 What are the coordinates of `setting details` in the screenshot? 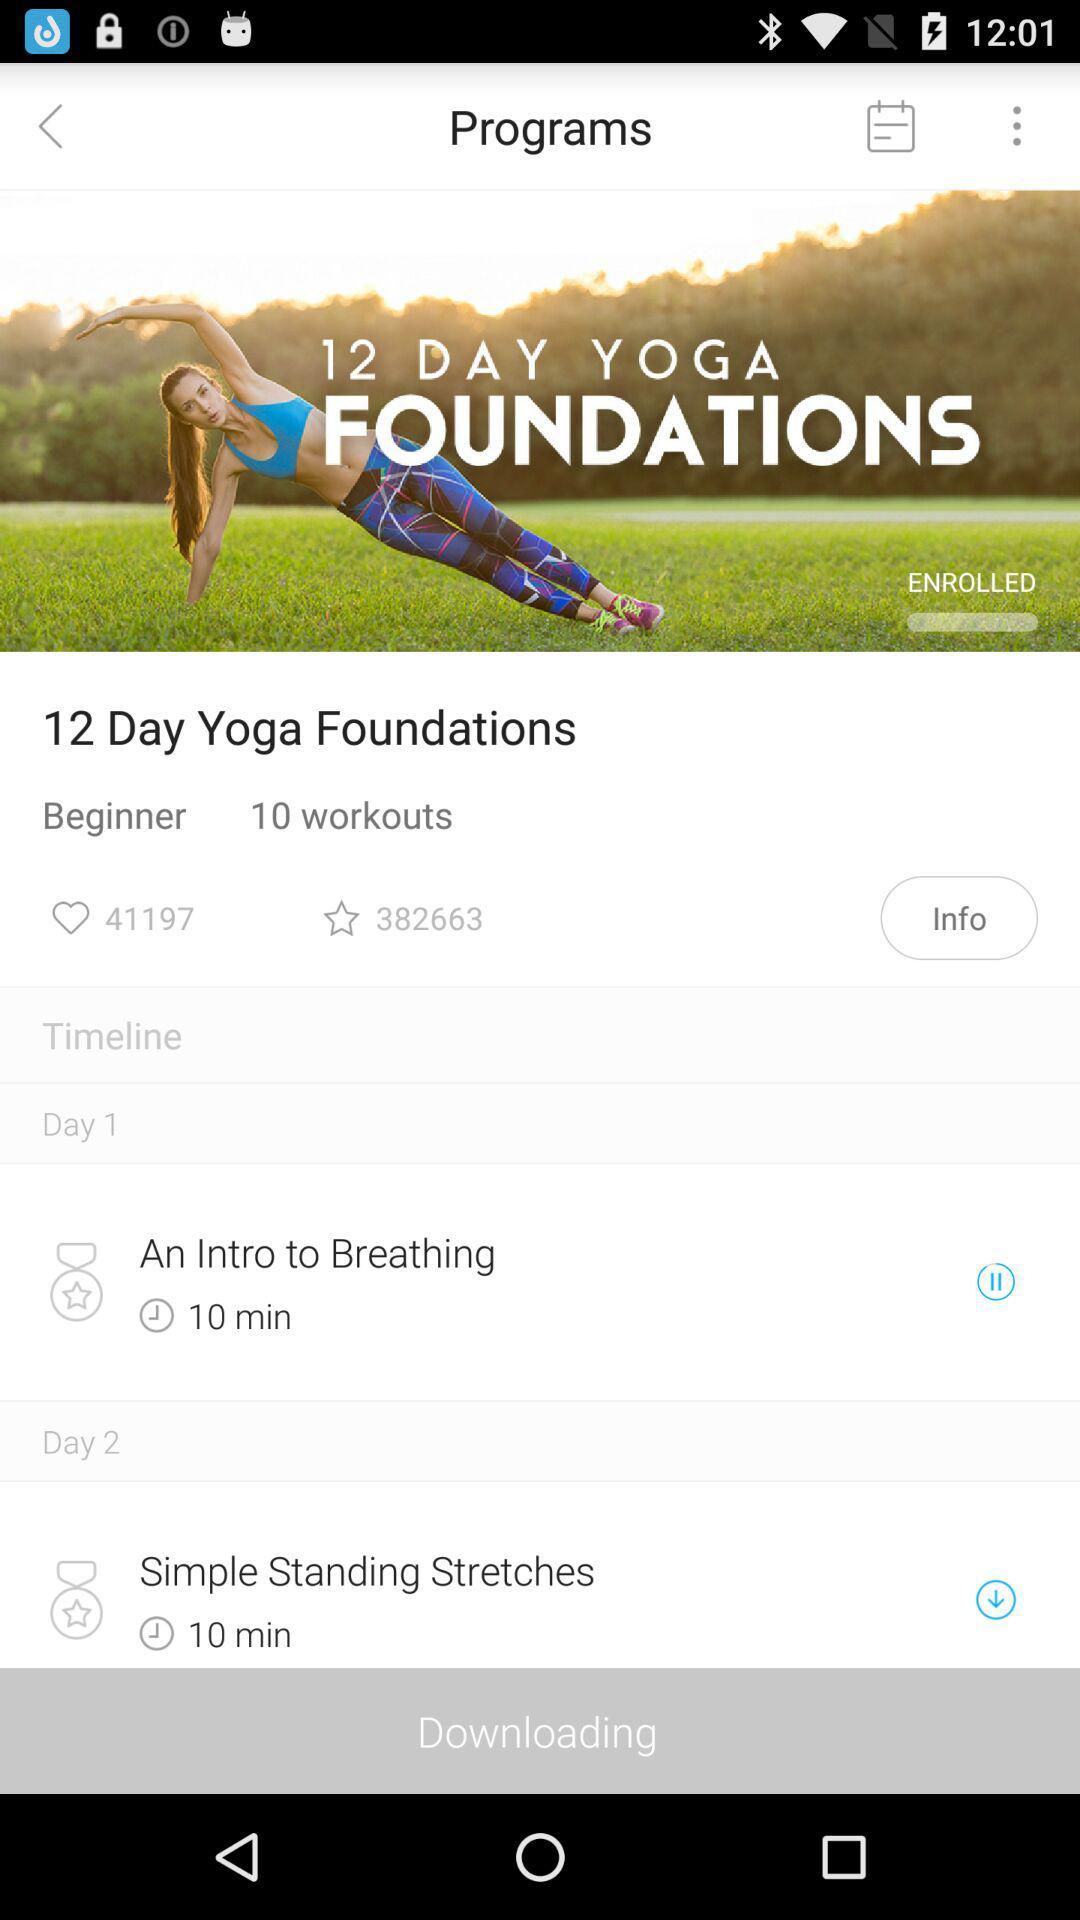 It's located at (1017, 124).